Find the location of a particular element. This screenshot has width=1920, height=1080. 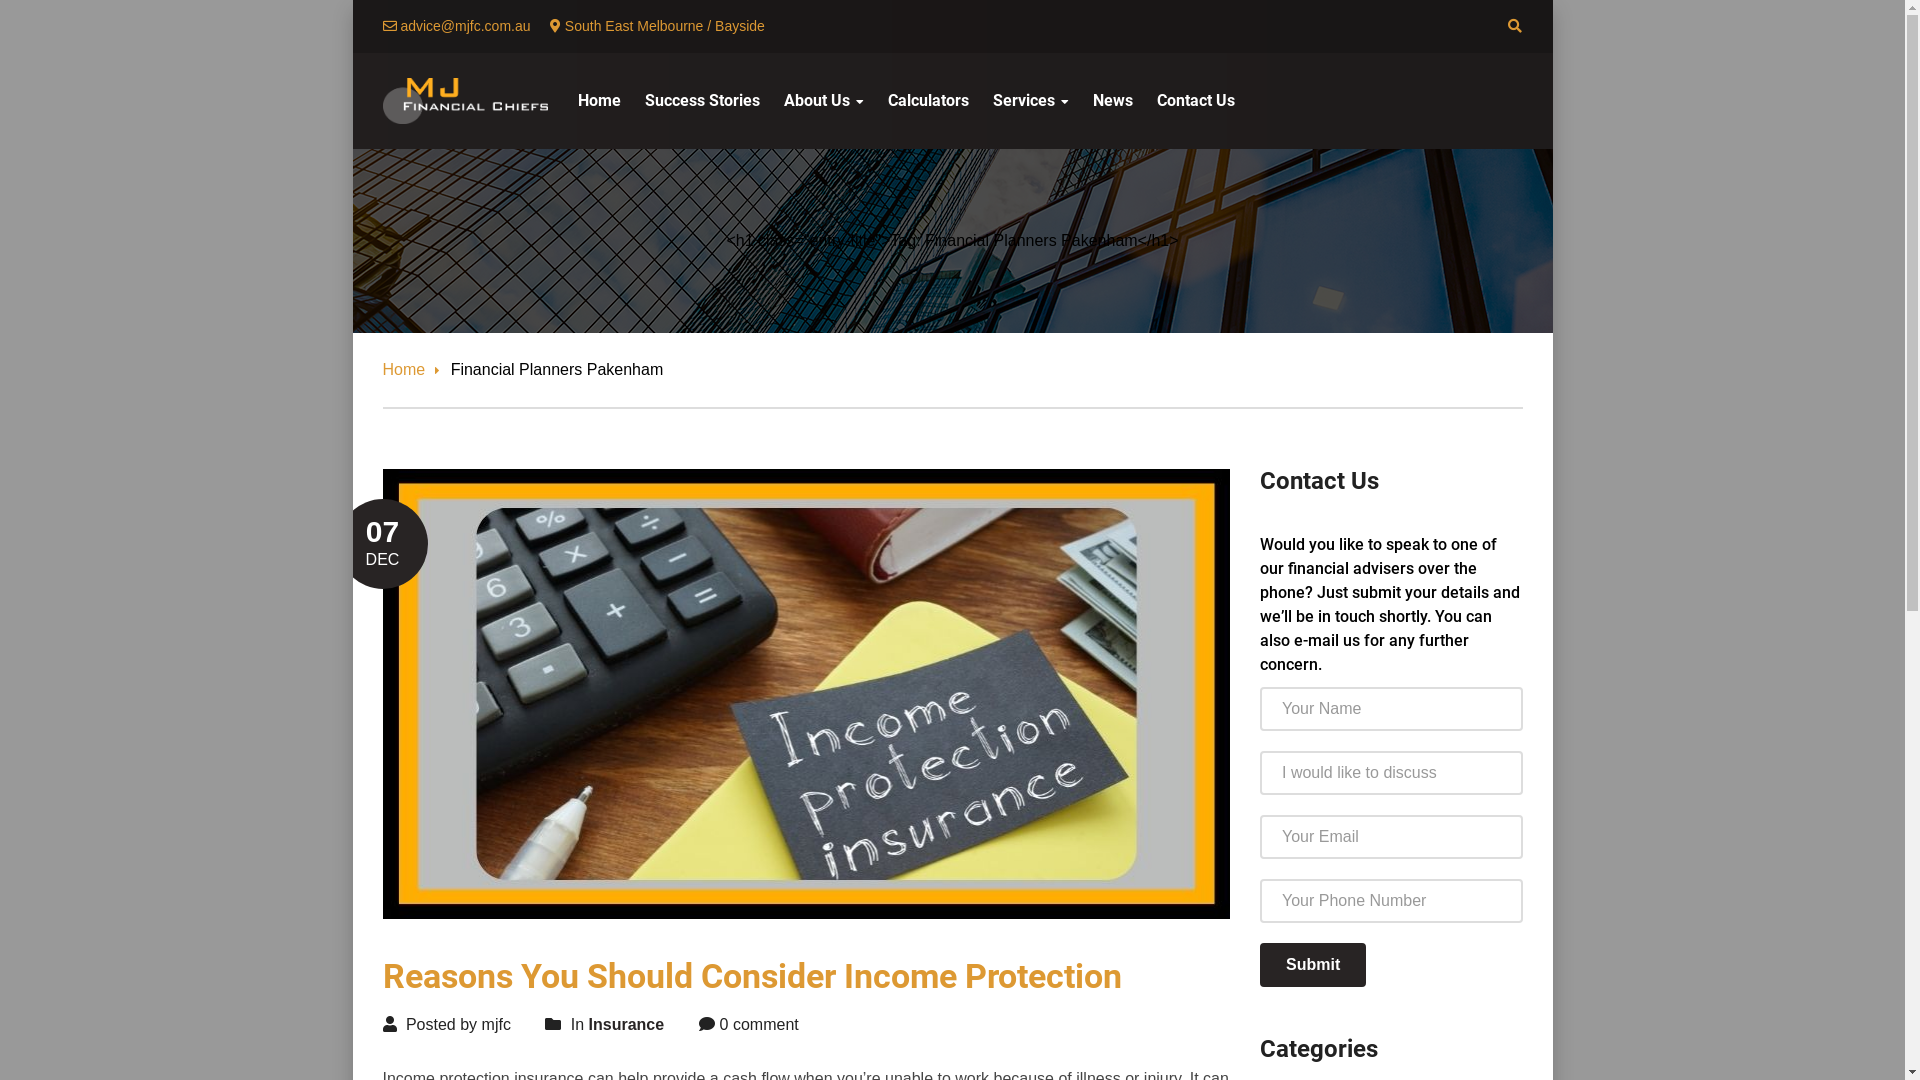

'News' is located at coordinates (1111, 100).